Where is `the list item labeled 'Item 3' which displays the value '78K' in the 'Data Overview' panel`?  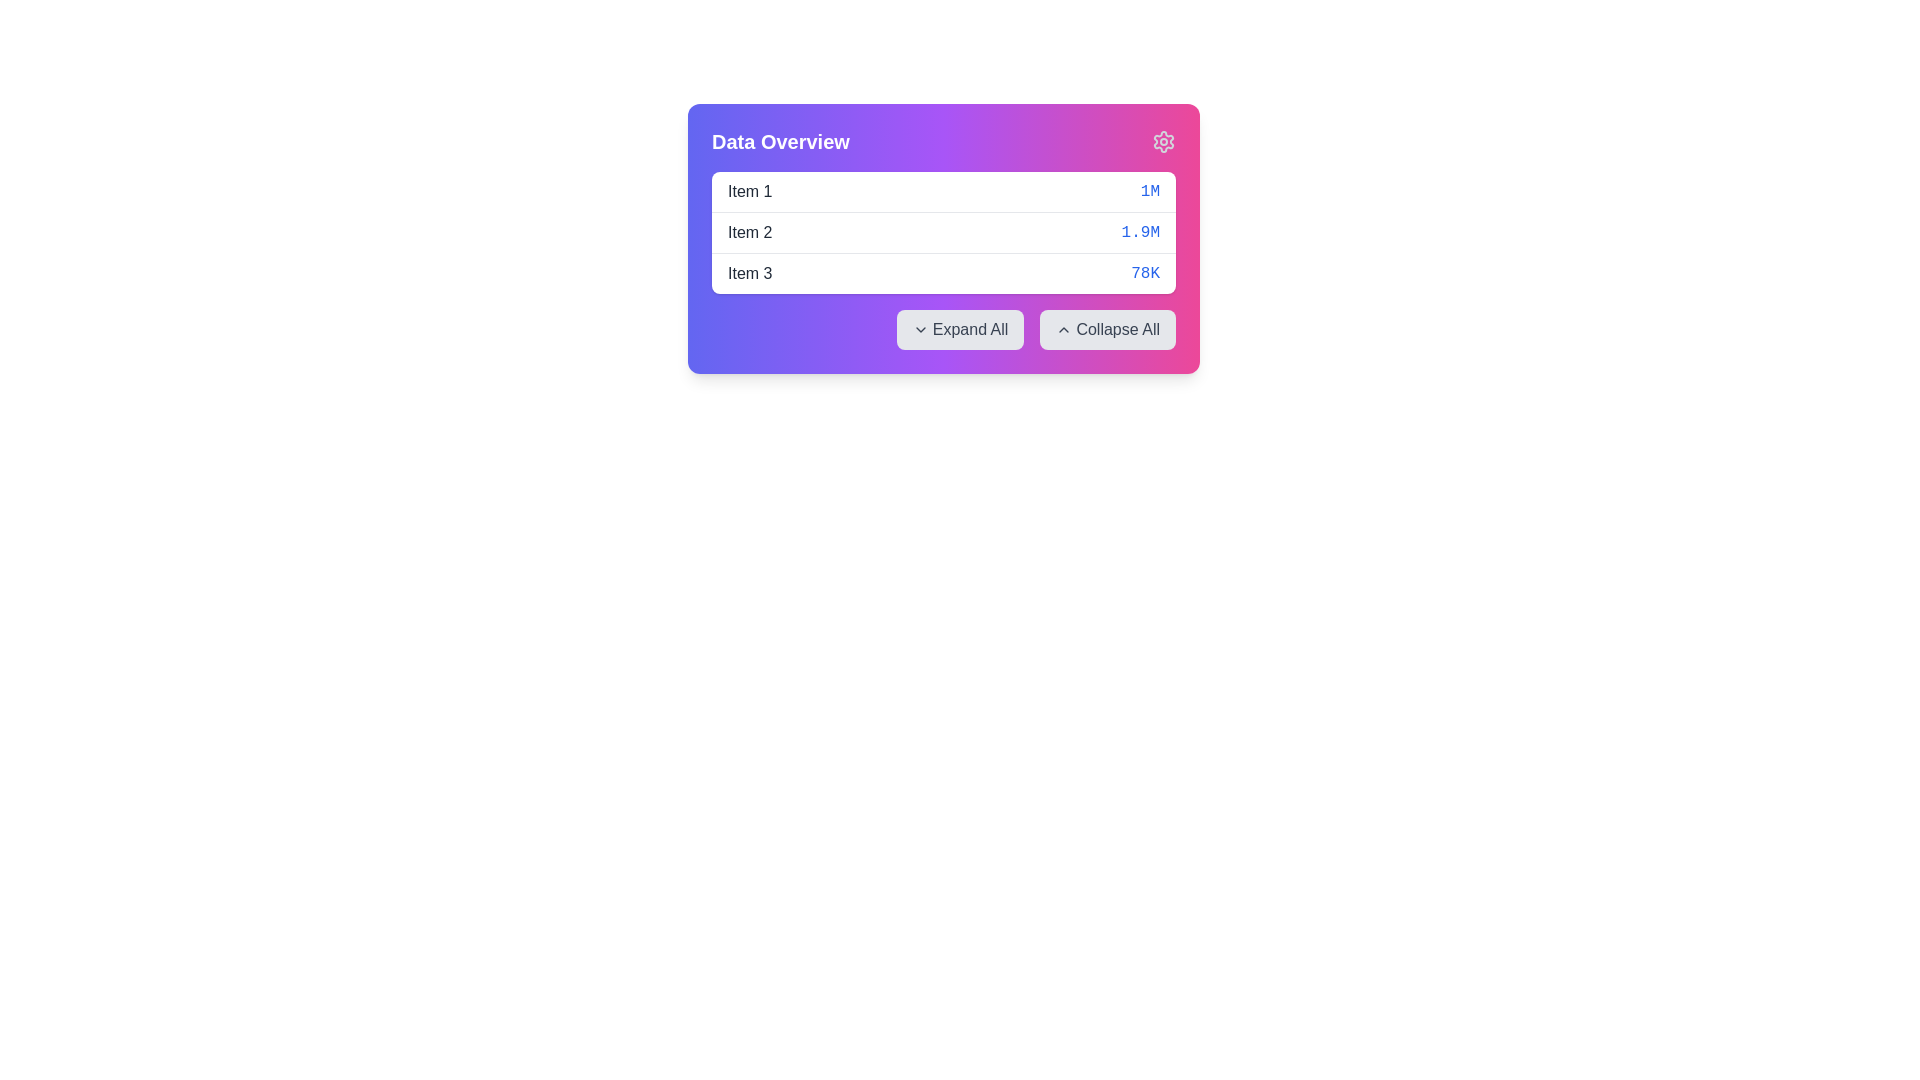
the list item labeled 'Item 3' which displays the value '78K' in the 'Data Overview' panel is located at coordinates (943, 273).